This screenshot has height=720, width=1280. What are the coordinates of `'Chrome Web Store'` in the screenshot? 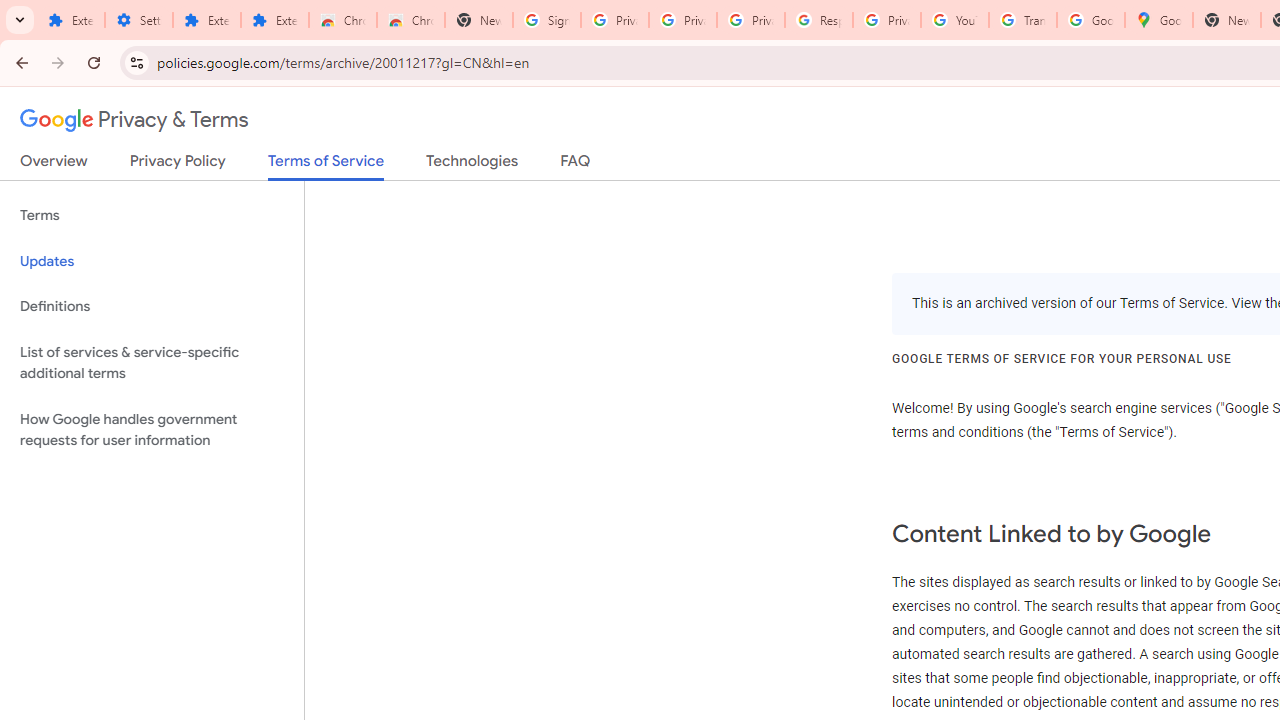 It's located at (343, 20).